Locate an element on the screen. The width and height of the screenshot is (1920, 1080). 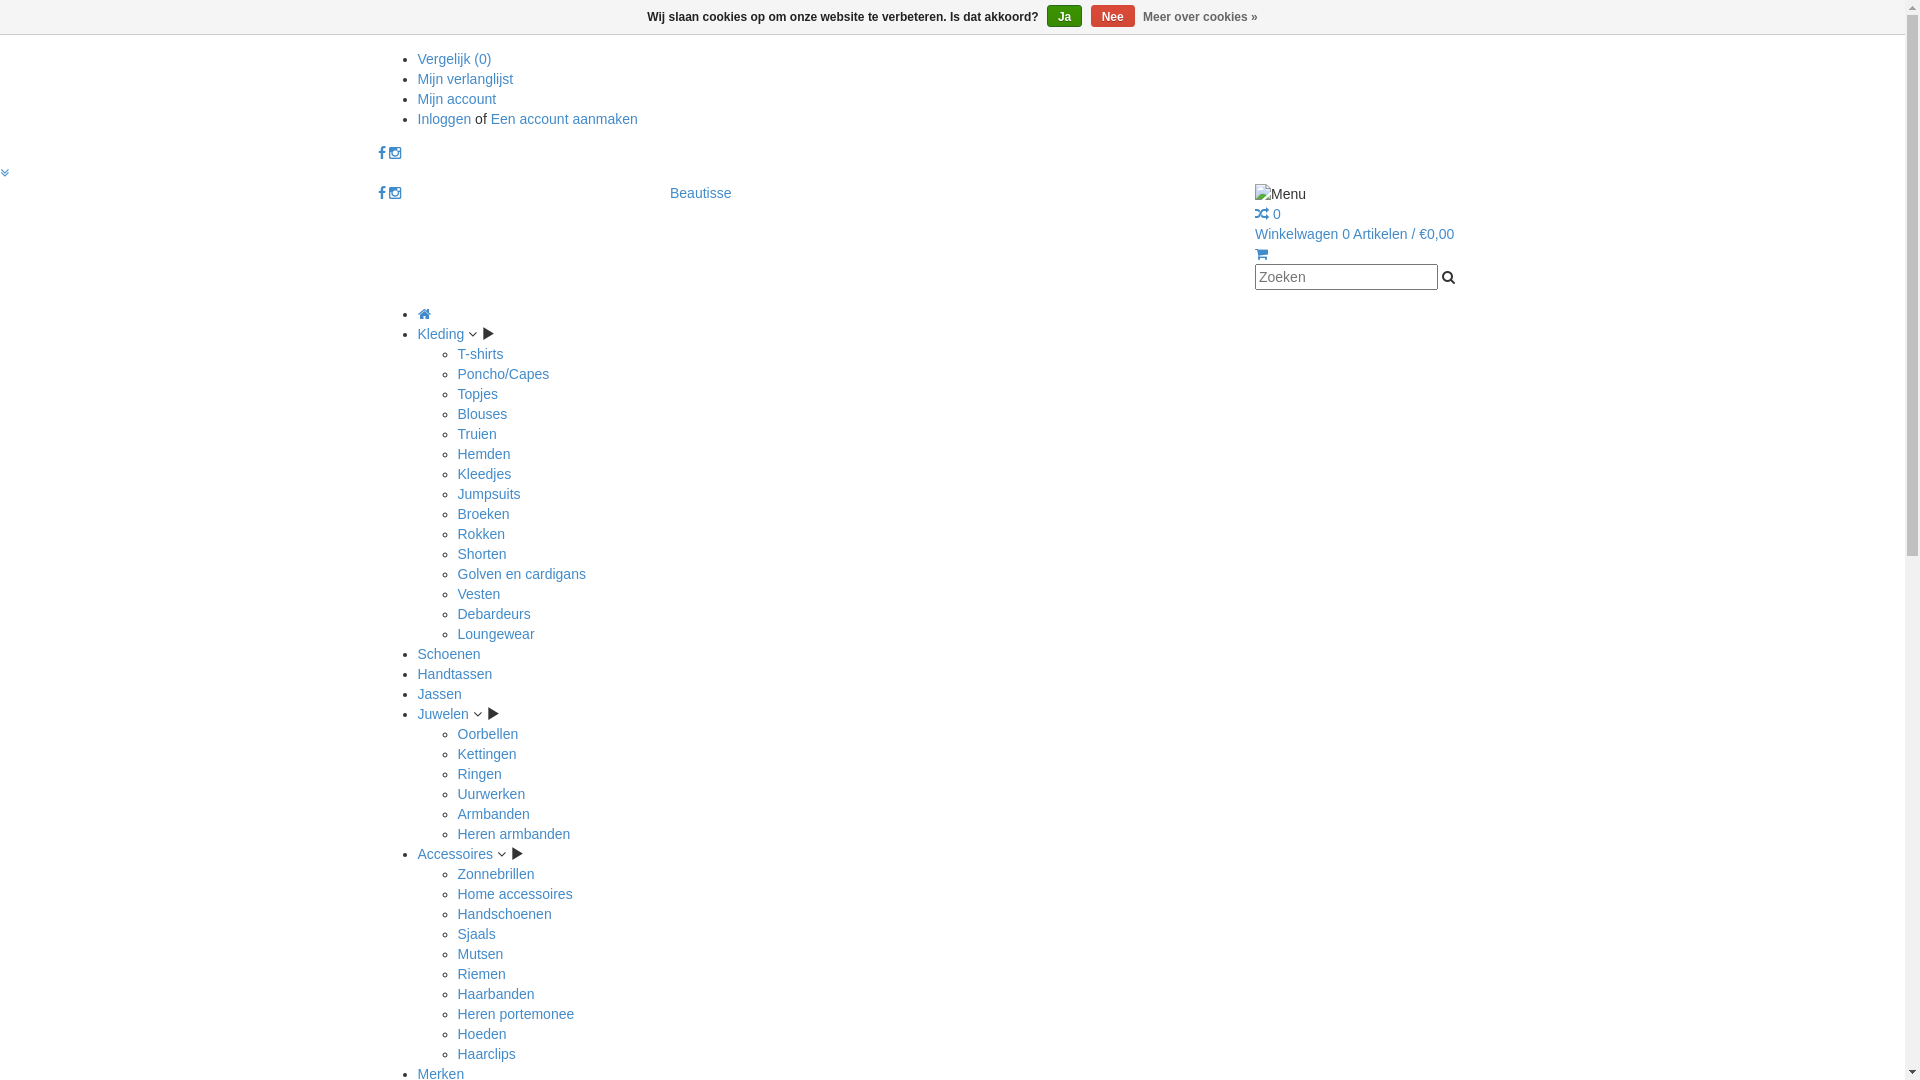
'Ringen' is located at coordinates (456, 773).